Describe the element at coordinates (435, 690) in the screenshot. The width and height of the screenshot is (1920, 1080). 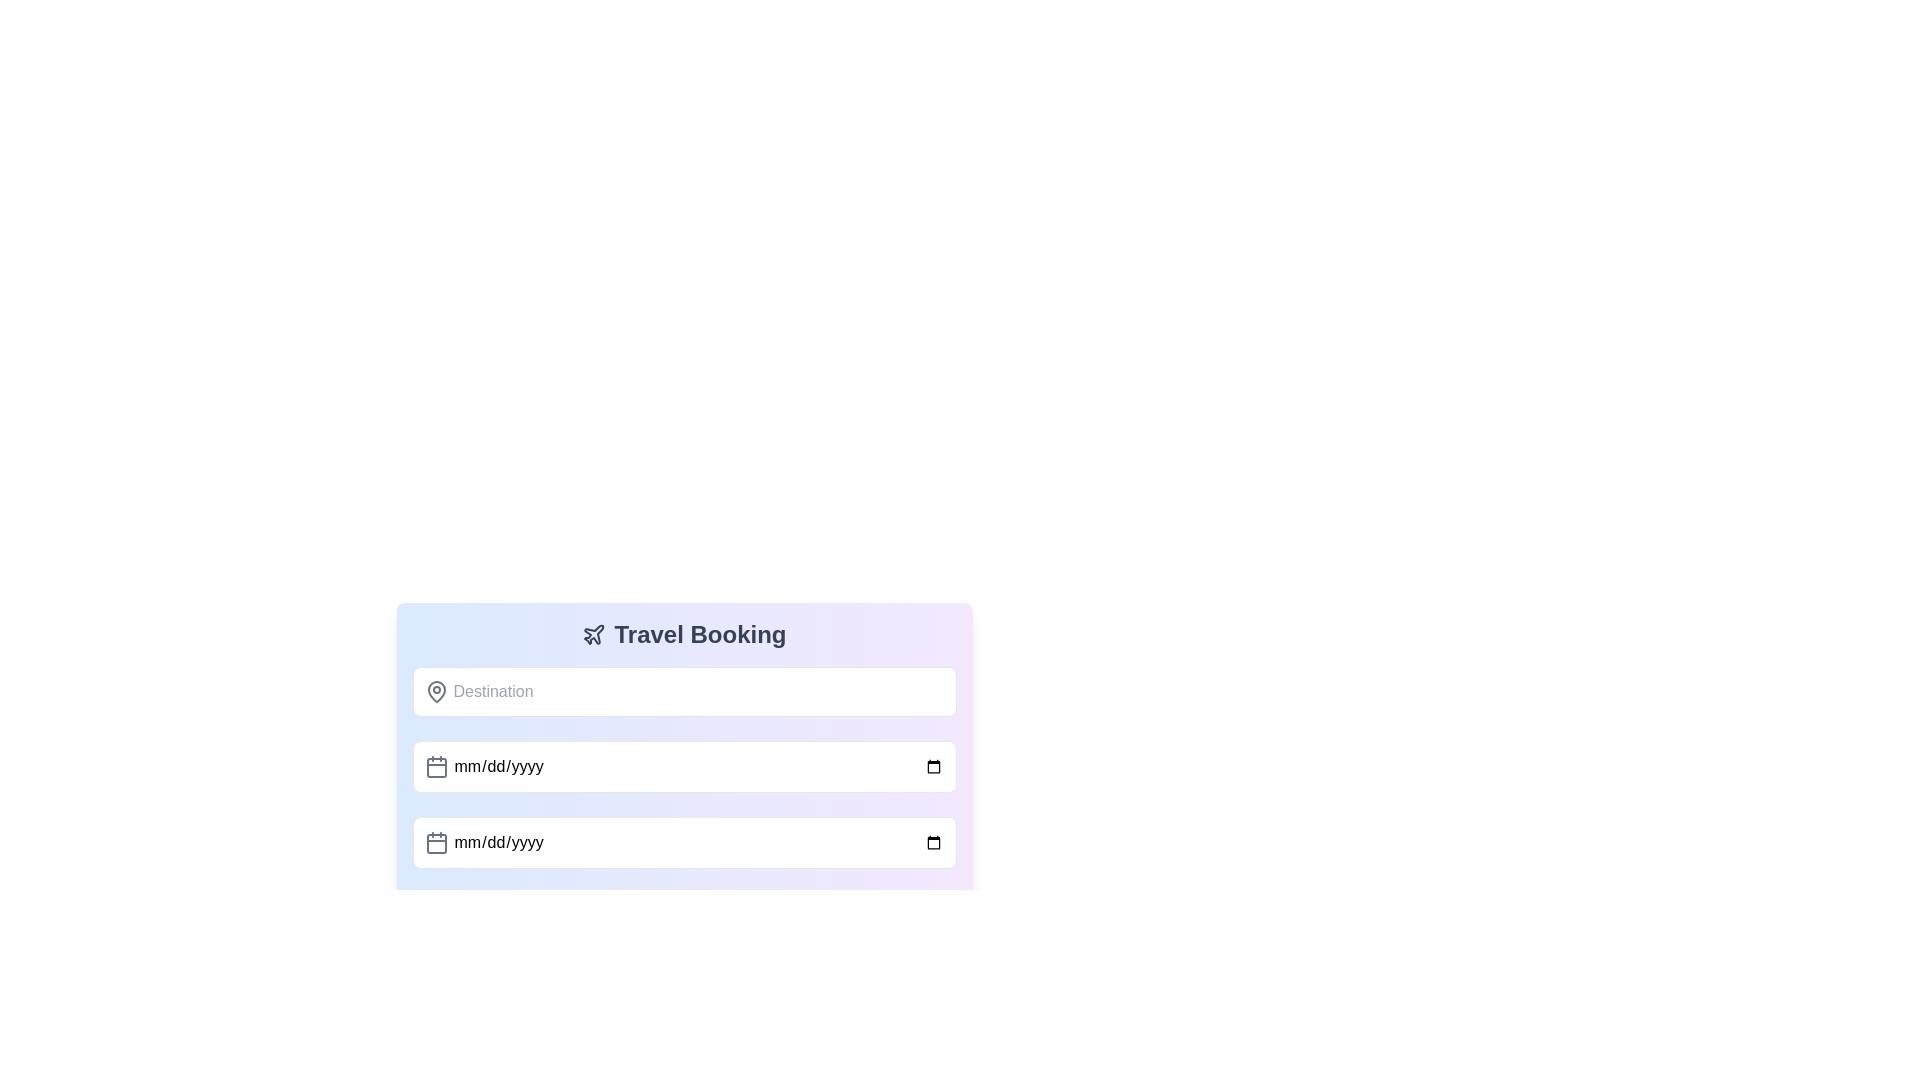
I see `the pin-shaped SVG icon representing a map location, located on the left side of the 'Destination' input field in the 'Travel Booking' module` at that location.